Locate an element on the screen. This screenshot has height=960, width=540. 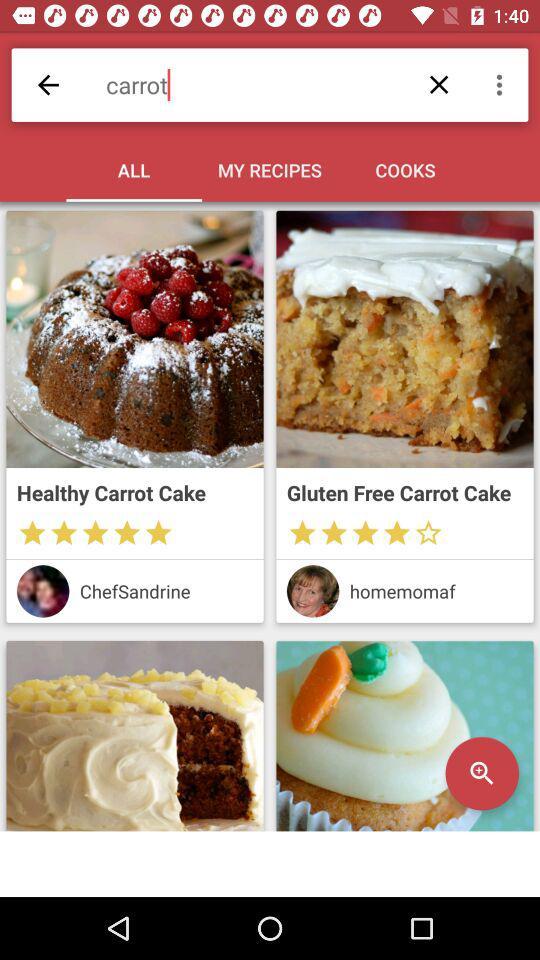
item next to carrot item is located at coordinates (501, 85).